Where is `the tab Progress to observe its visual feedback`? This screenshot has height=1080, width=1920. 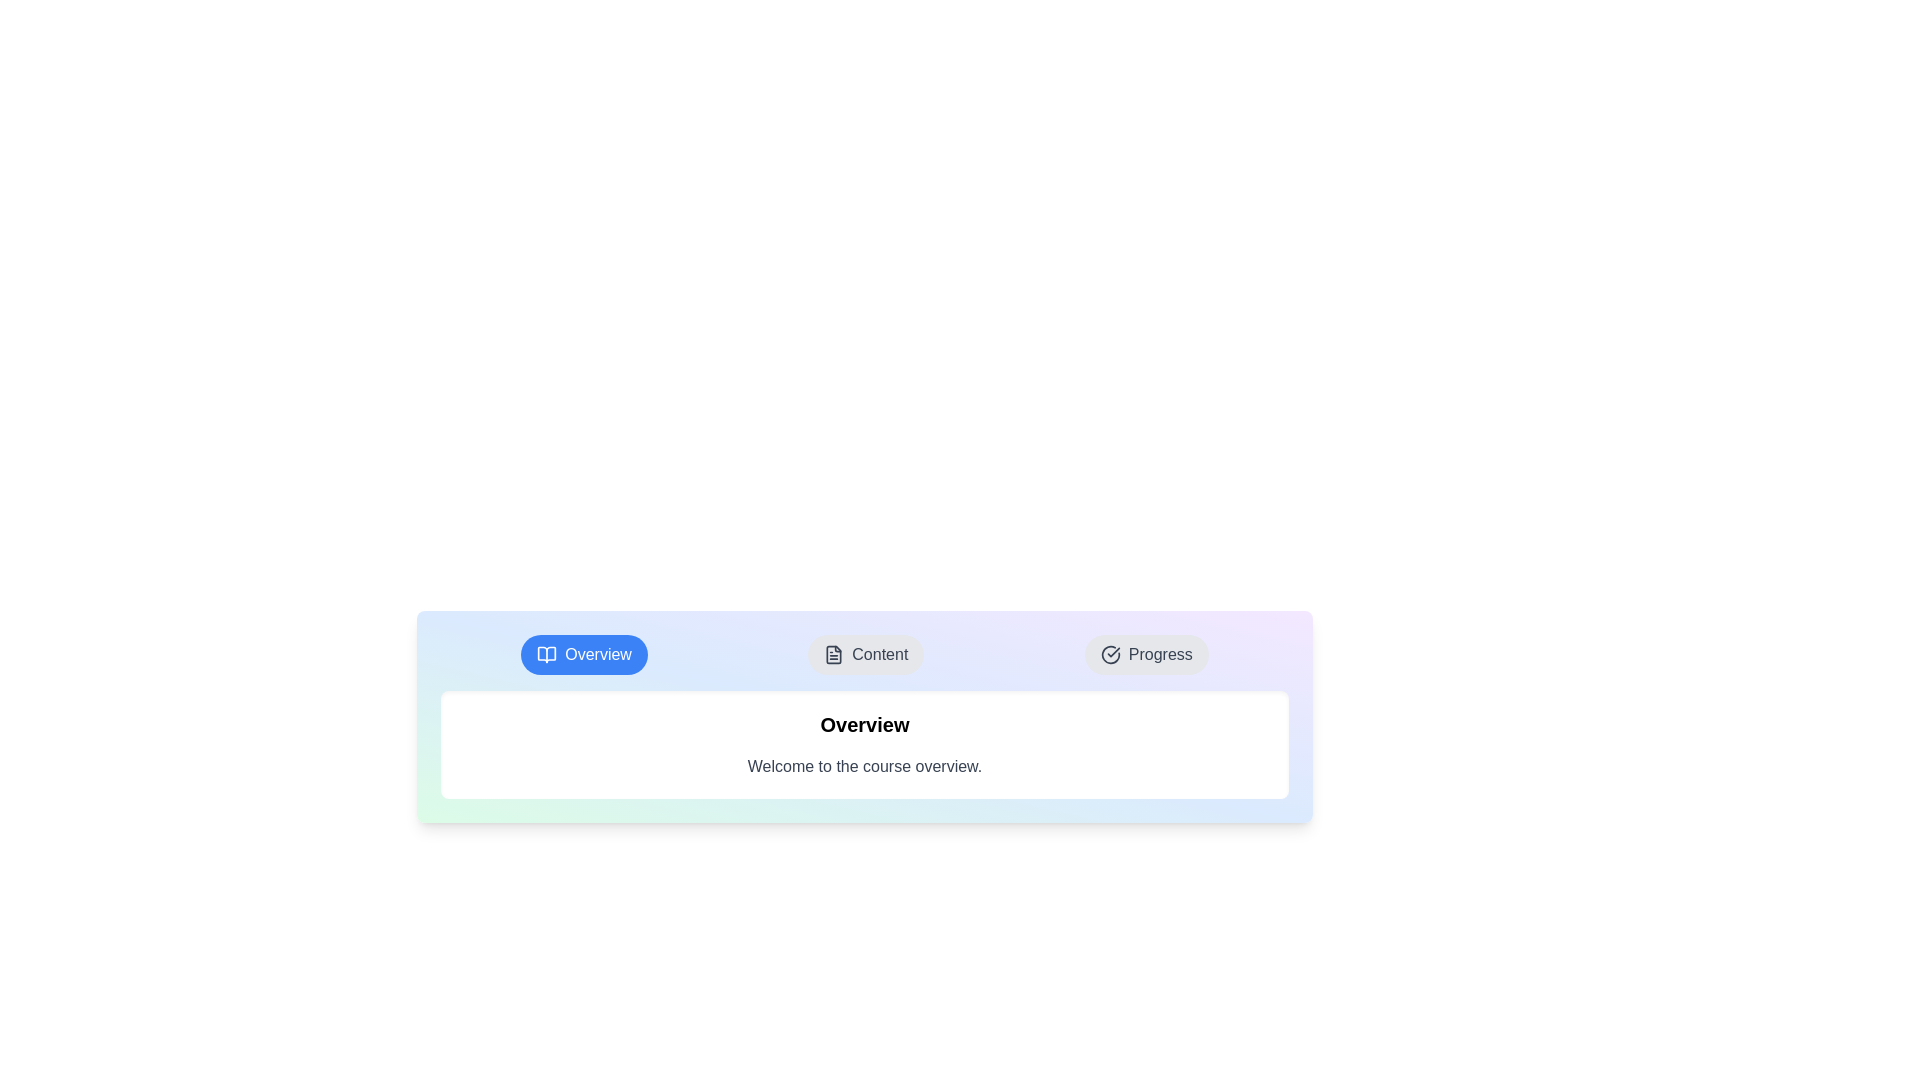
the tab Progress to observe its visual feedback is located at coordinates (1146, 655).